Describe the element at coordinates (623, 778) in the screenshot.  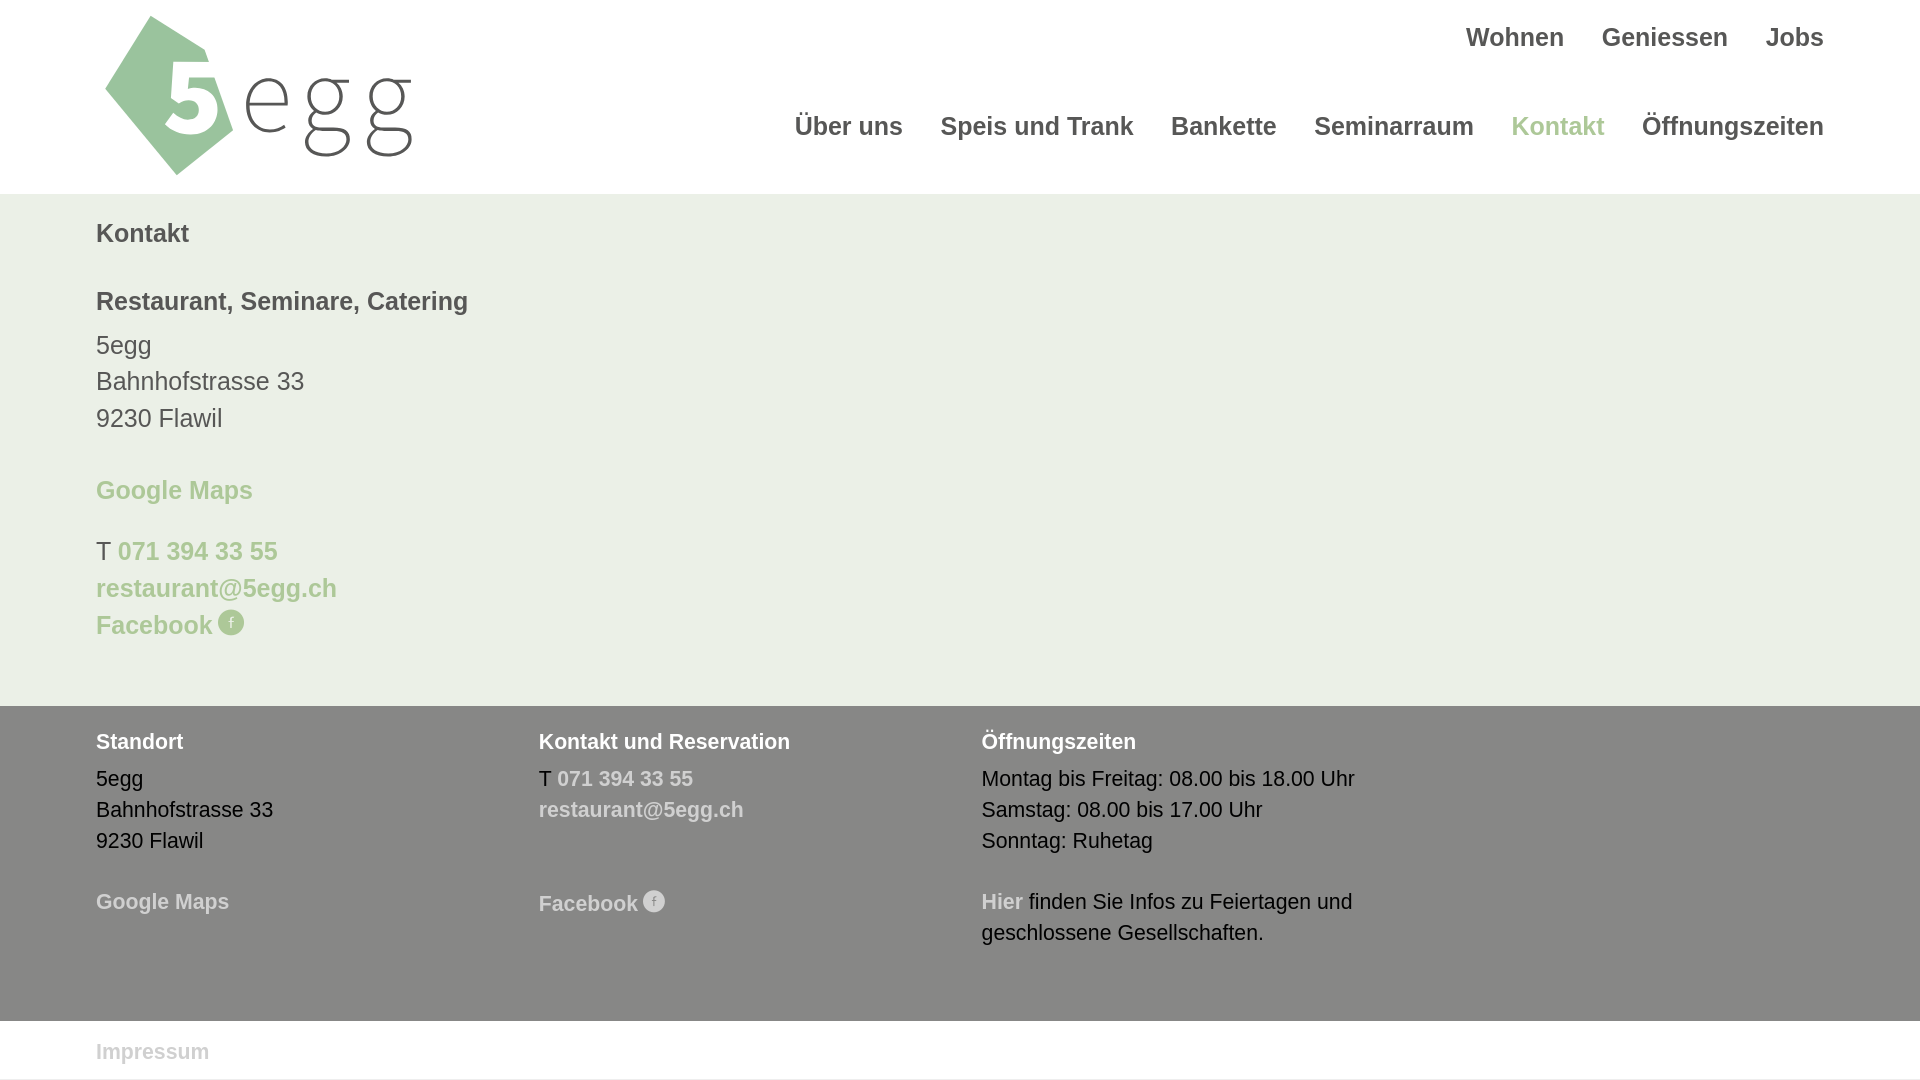
I see `'071 394 33 55'` at that location.